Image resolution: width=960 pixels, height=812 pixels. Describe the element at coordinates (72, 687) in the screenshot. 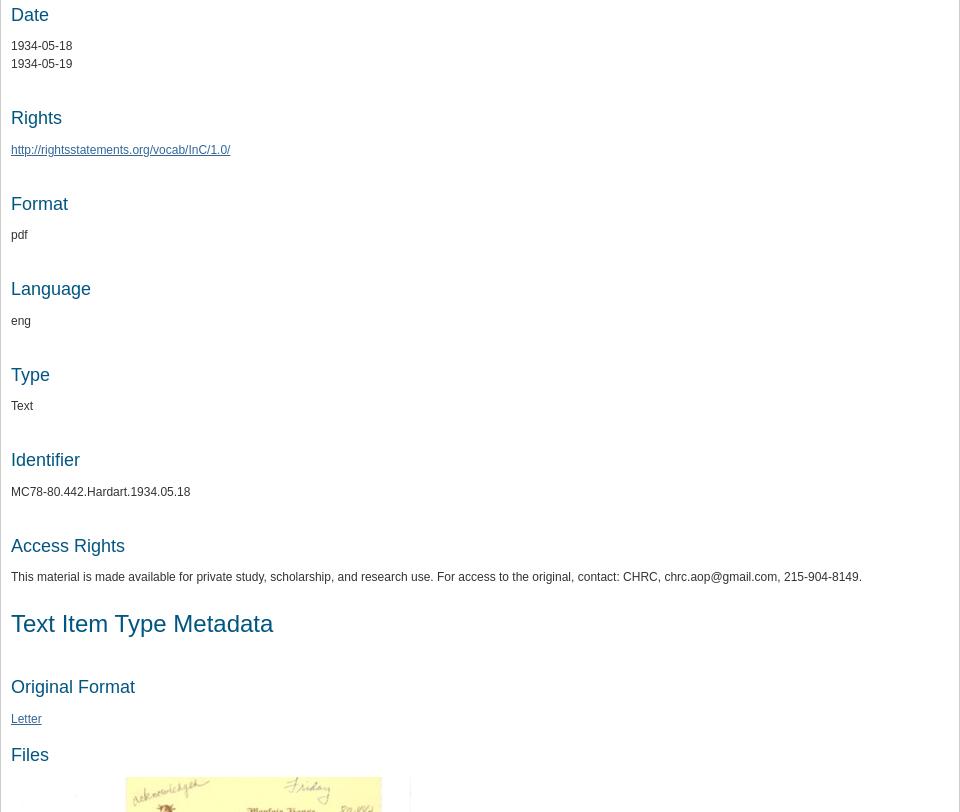

I see `'Original Format'` at that location.